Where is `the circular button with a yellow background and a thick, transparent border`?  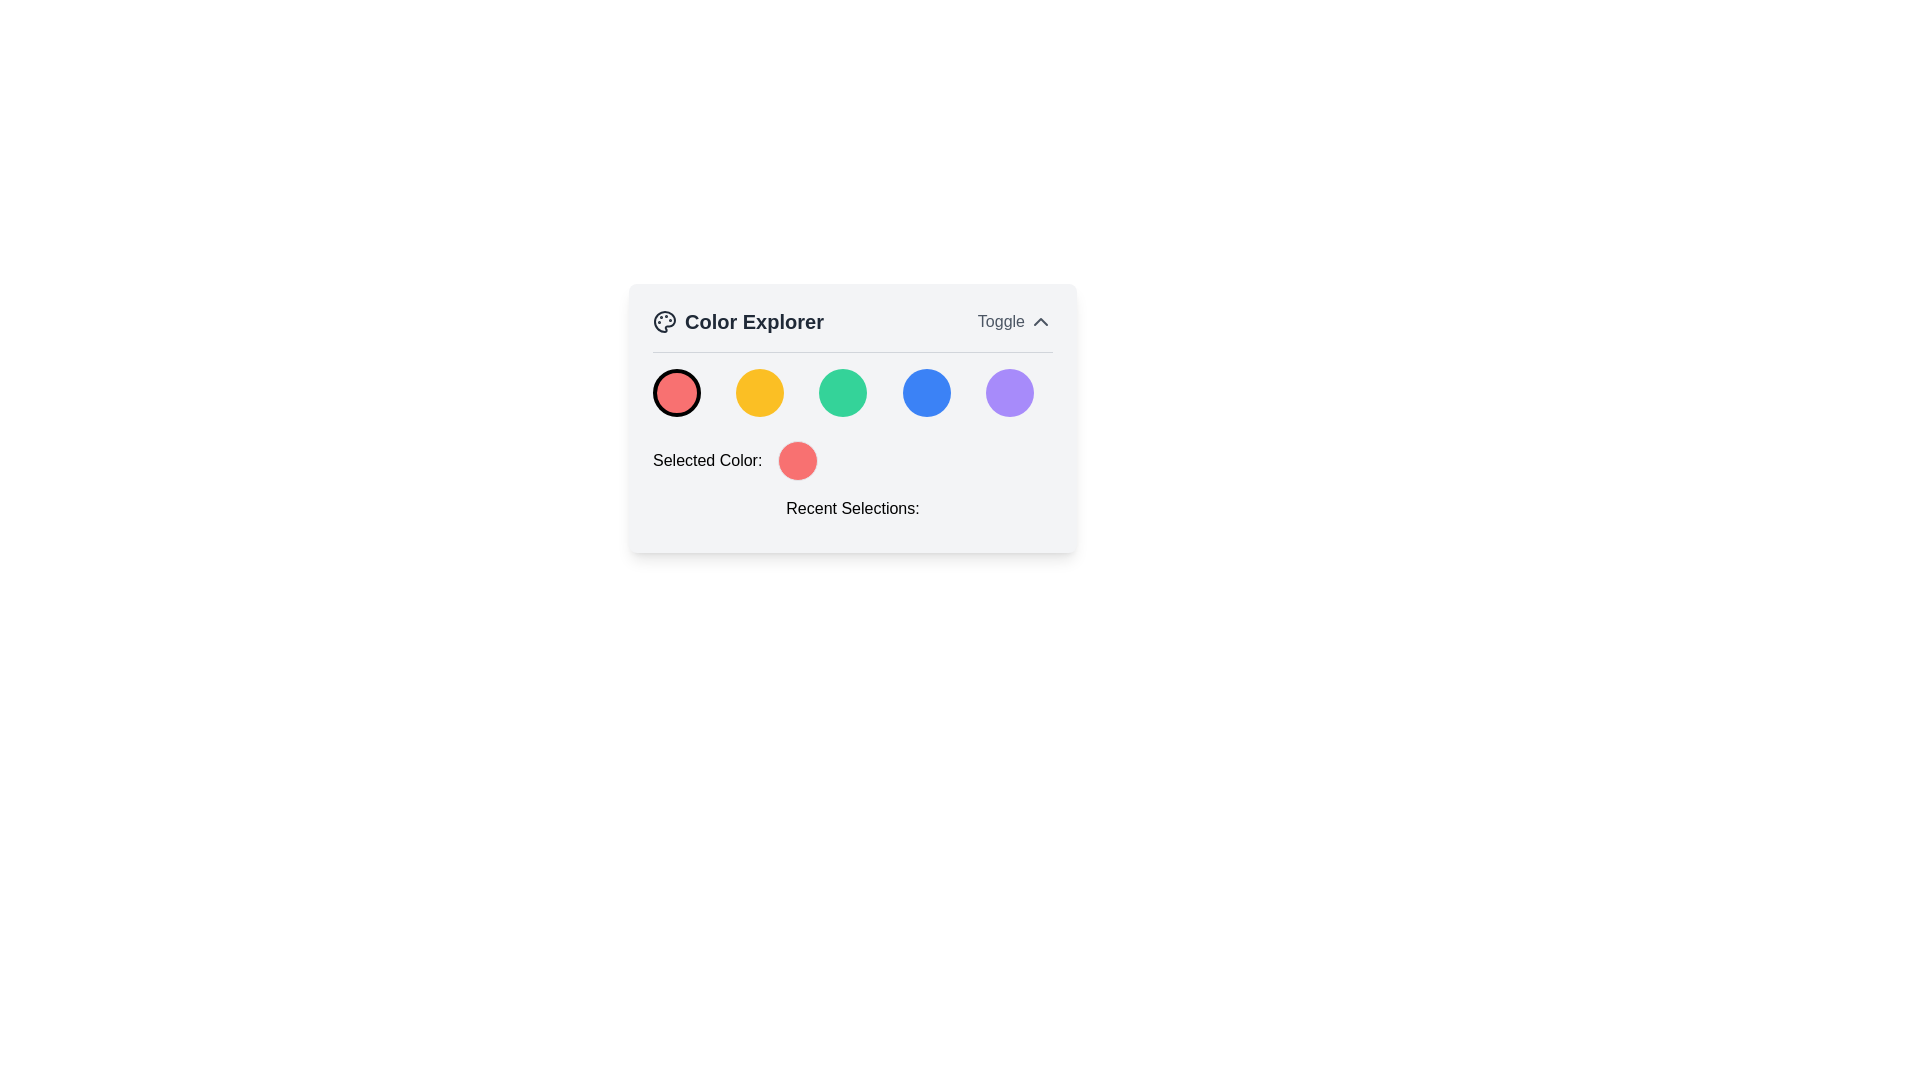
the circular button with a yellow background and a thick, transparent border is located at coordinates (759, 393).